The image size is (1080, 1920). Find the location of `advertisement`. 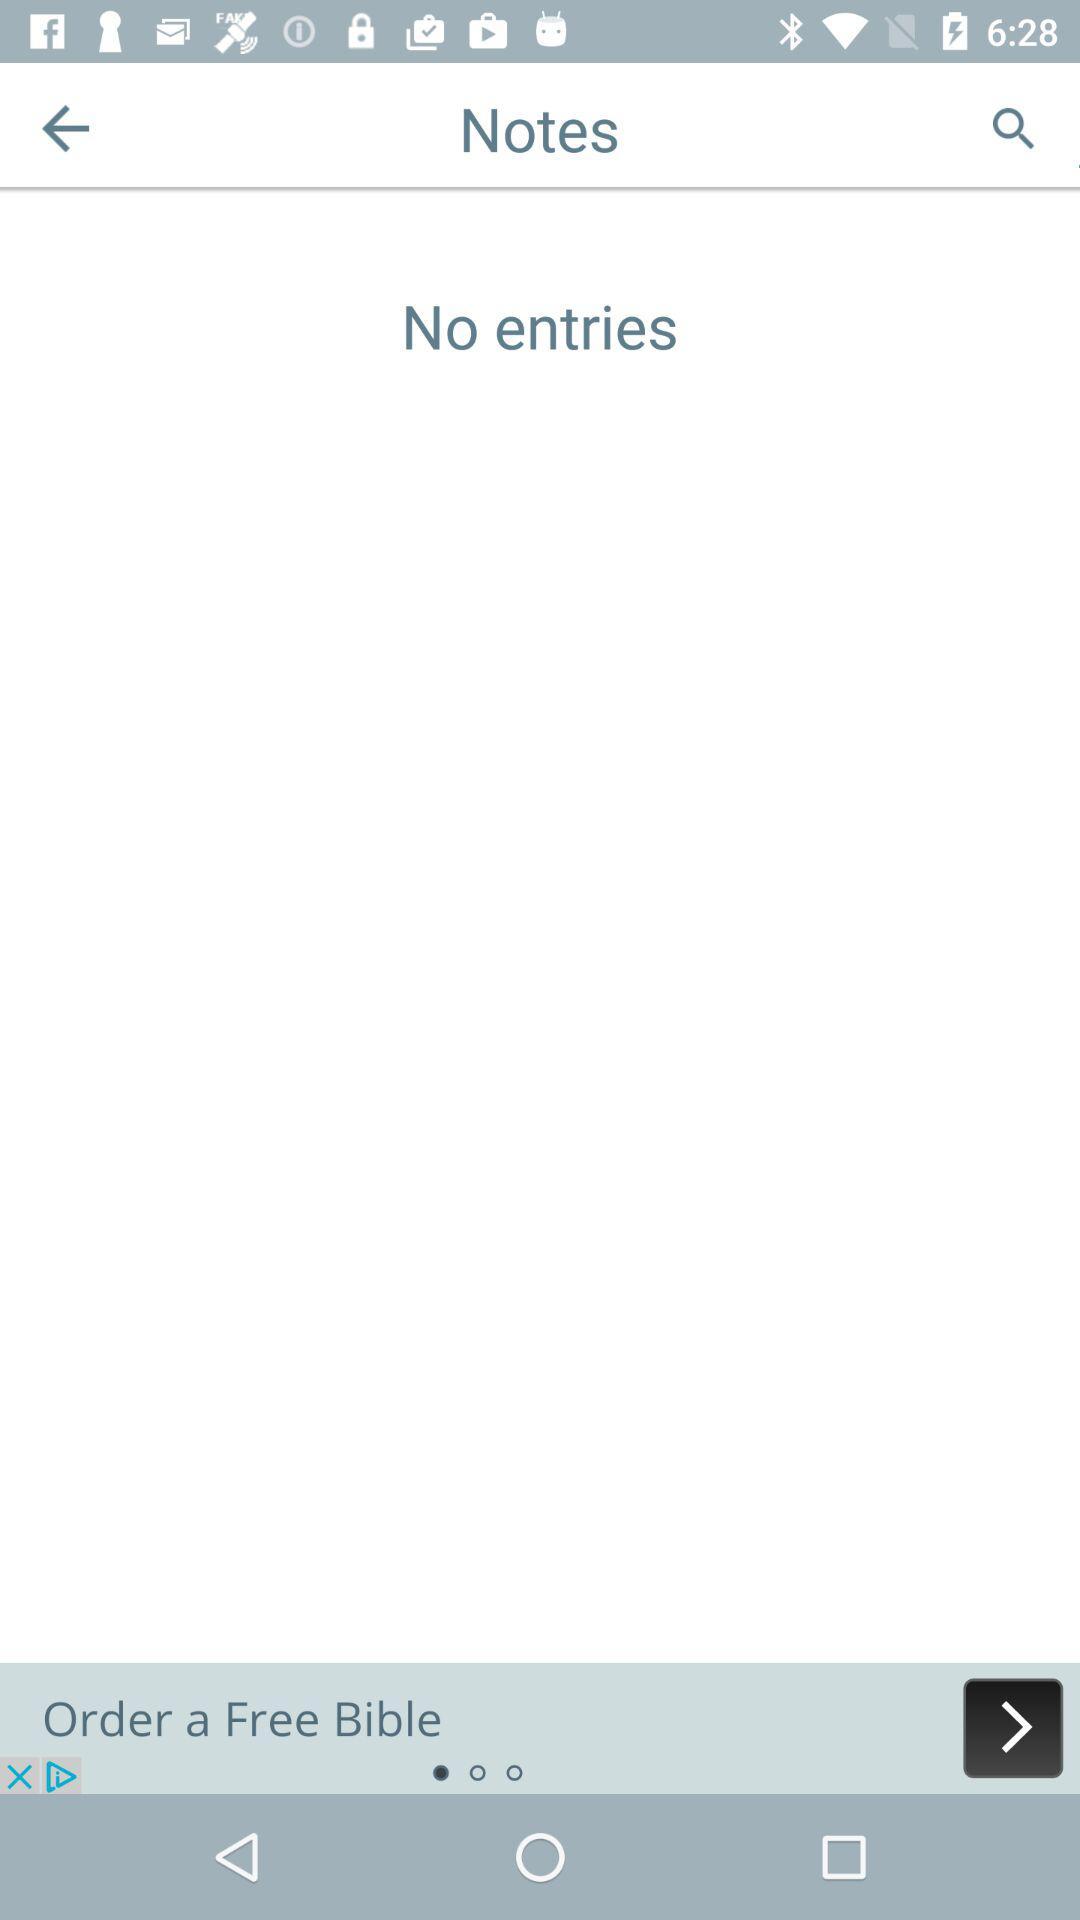

advertisement is located at coordinates (540, 1727).